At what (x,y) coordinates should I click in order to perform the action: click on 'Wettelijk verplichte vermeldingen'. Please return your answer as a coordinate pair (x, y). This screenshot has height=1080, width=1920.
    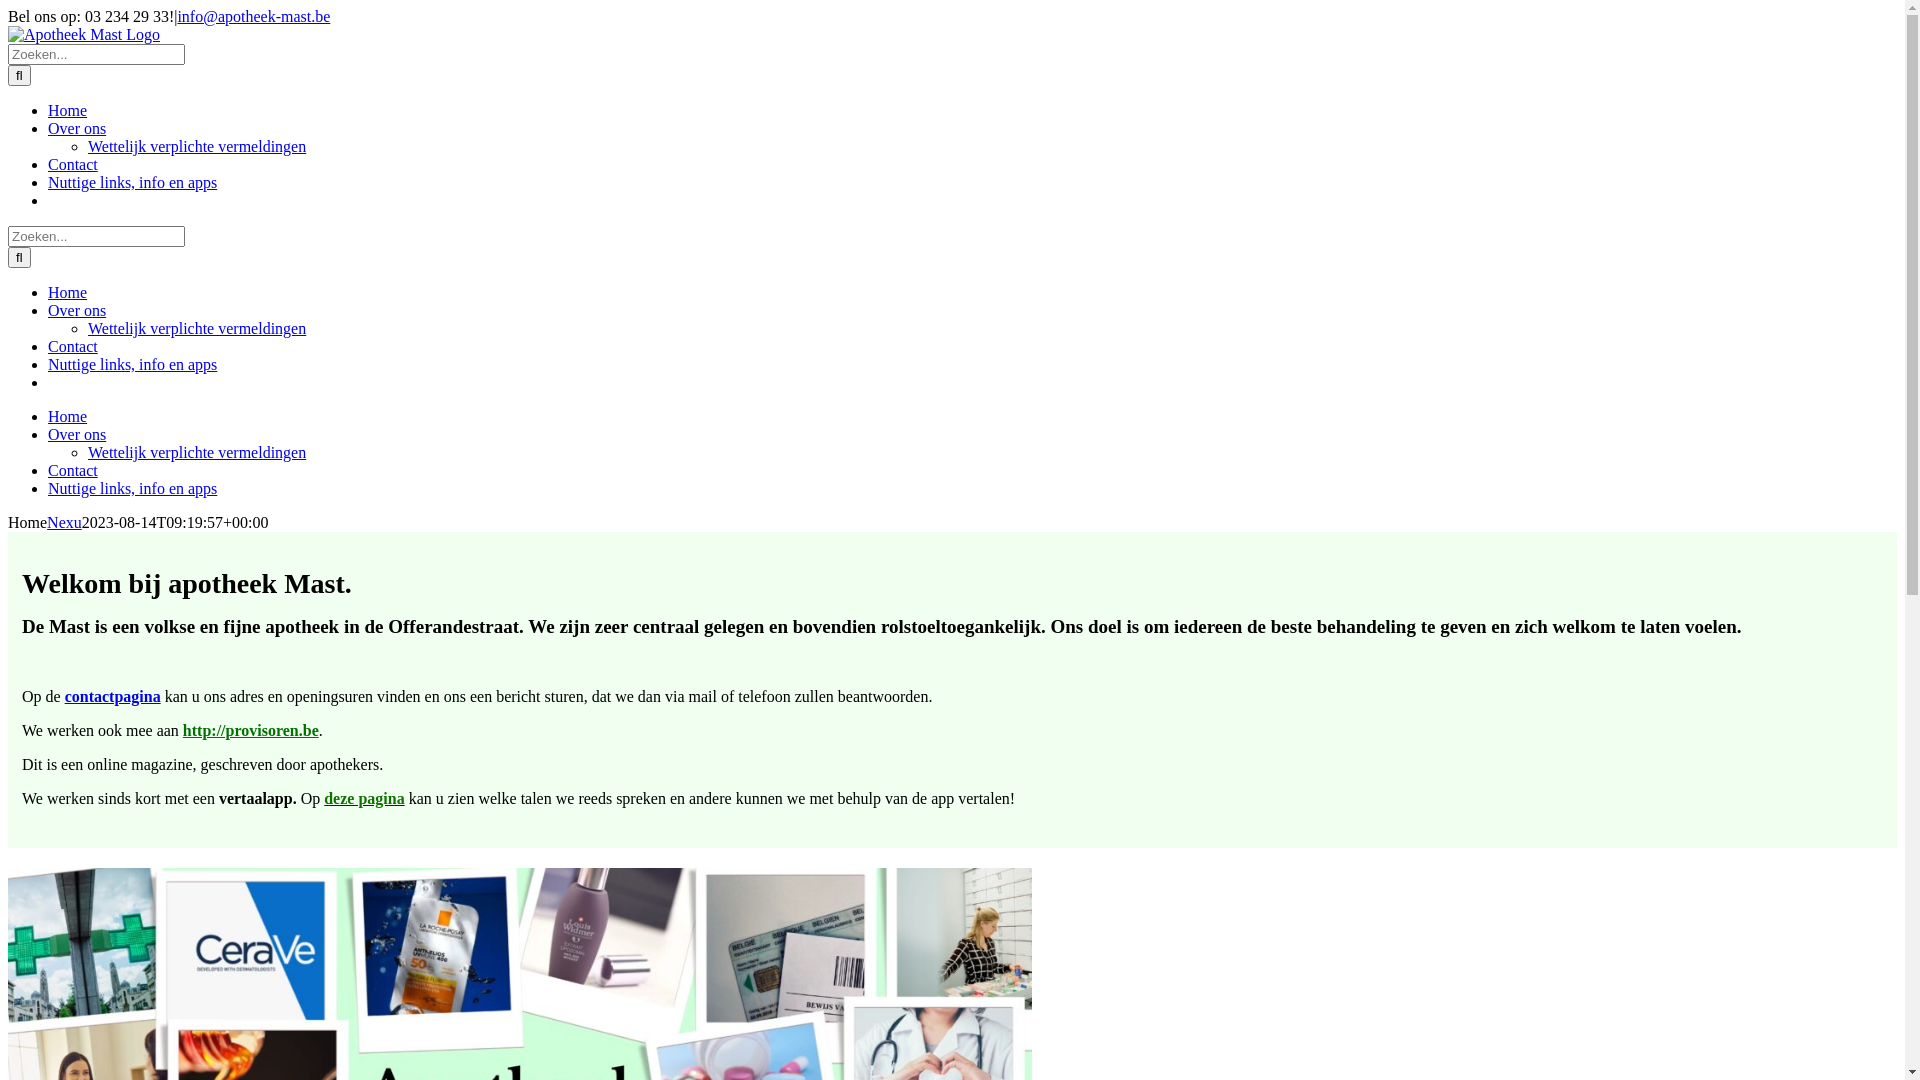
    Looking at the image, I should click on (196, 145).